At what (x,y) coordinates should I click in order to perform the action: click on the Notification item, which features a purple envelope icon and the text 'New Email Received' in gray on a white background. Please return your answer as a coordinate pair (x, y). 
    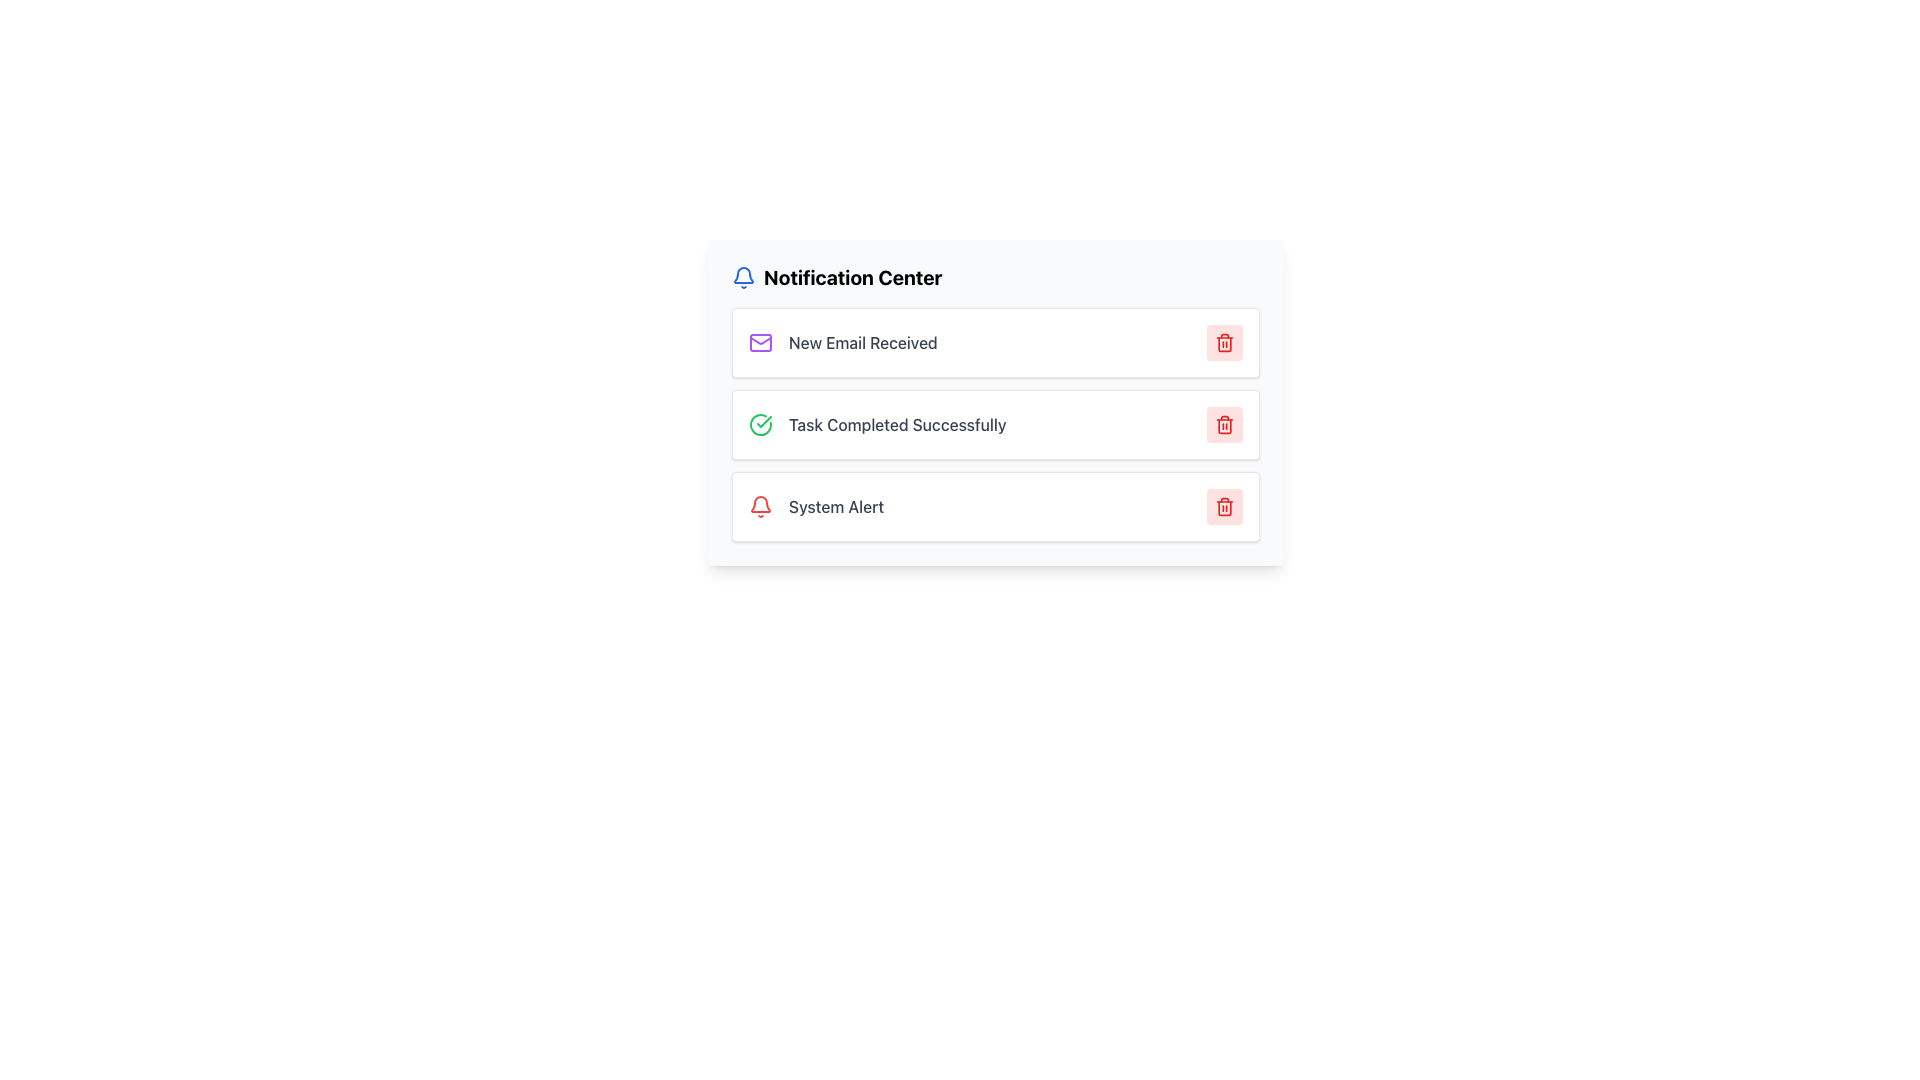
    Looking at the image, I should click on (843, 342).